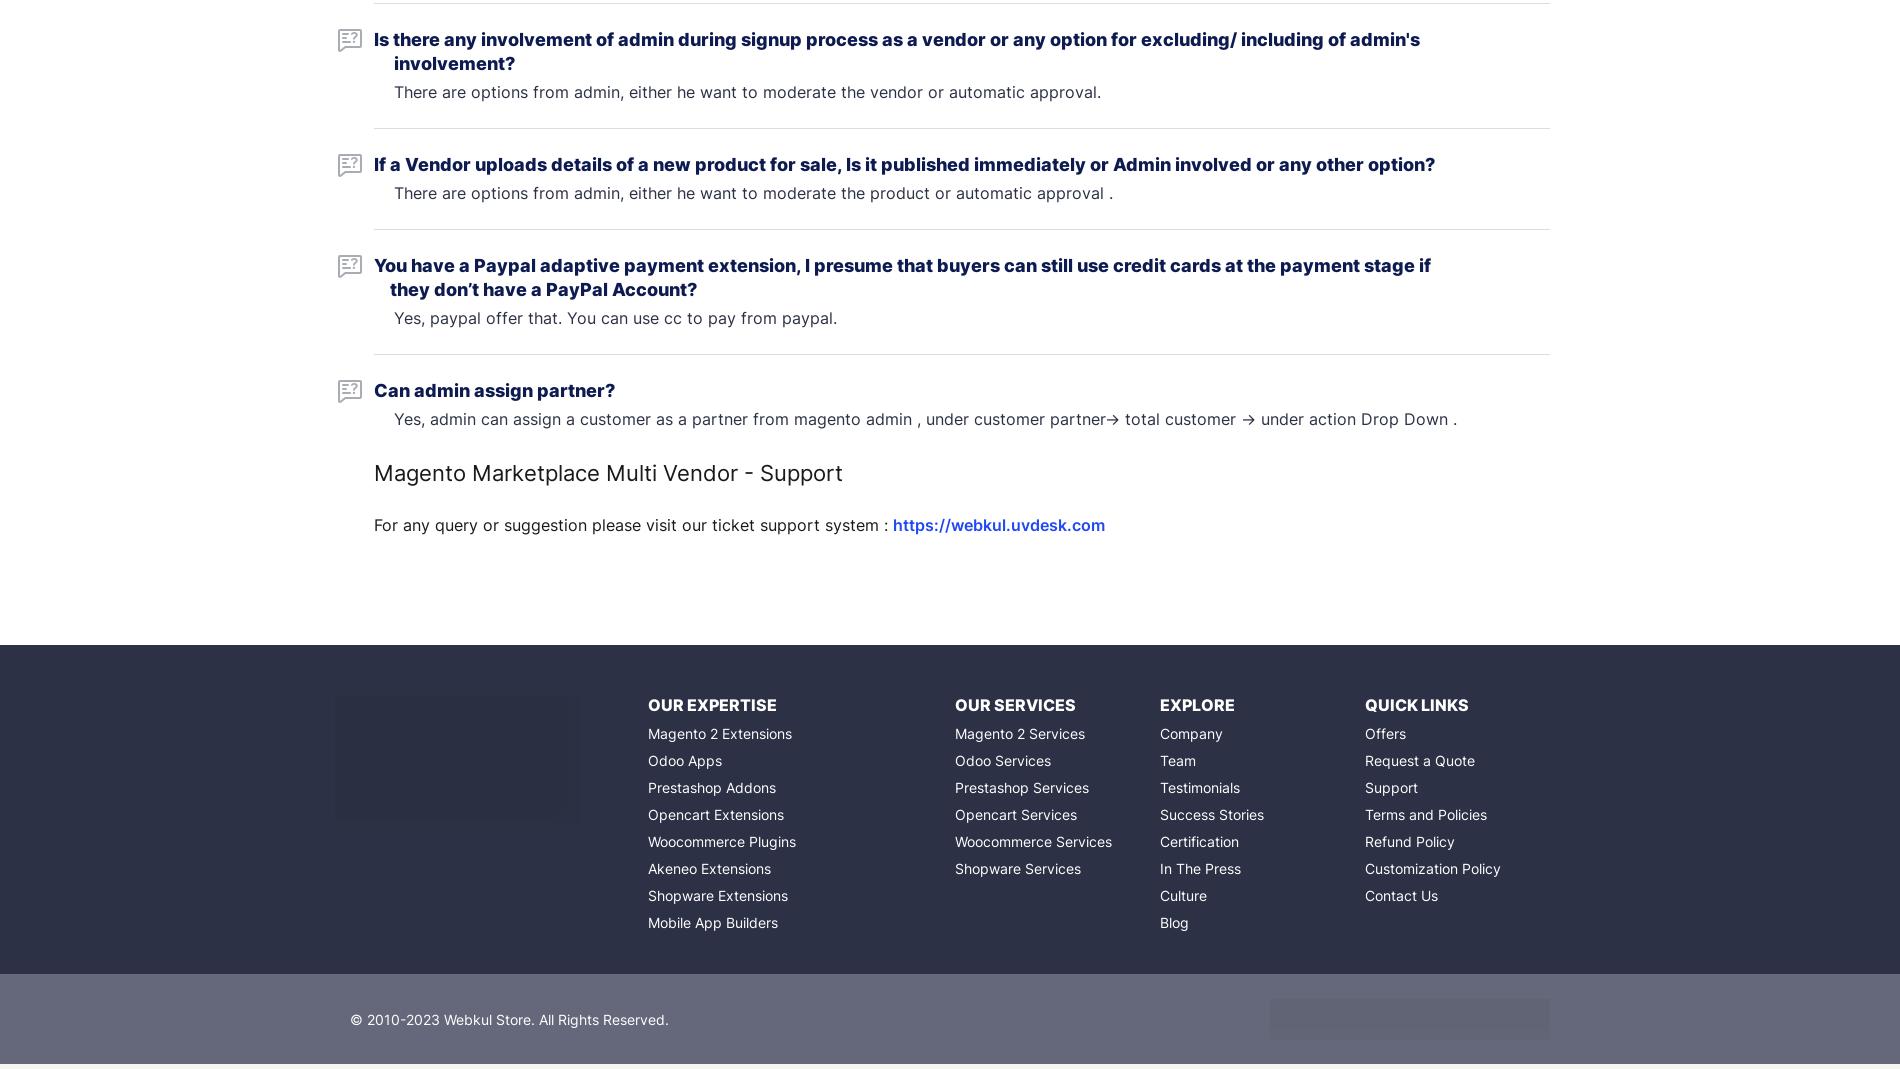 The height and width of the screenshot is (1069, 1900). What do you see at coordinates (1173, 921) in the screenshot?
I see `'Blog'` at bounding box center [1173, 921].